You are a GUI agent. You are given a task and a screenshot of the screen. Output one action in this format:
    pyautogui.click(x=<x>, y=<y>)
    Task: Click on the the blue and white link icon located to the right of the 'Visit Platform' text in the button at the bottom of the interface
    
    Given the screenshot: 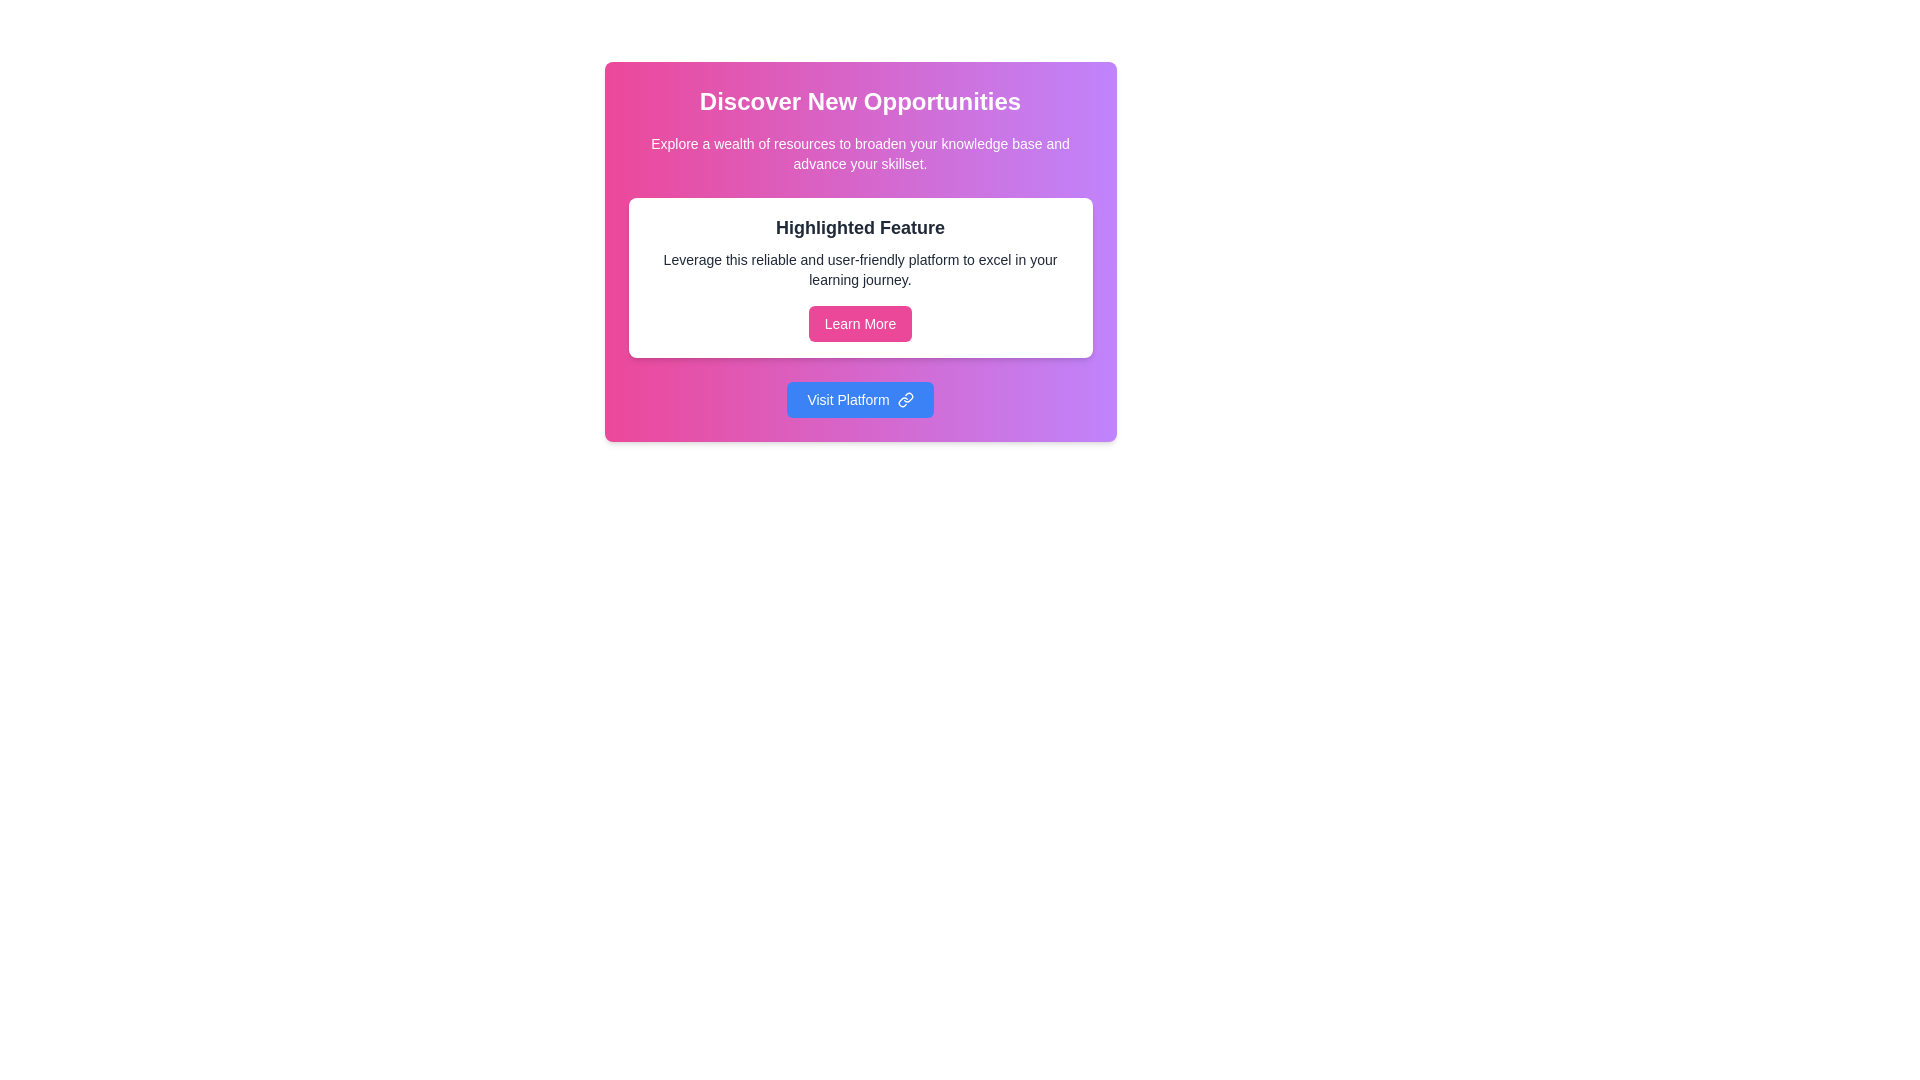 What is the action you would take?
    pyautogui.click(x=904, y=400)
    